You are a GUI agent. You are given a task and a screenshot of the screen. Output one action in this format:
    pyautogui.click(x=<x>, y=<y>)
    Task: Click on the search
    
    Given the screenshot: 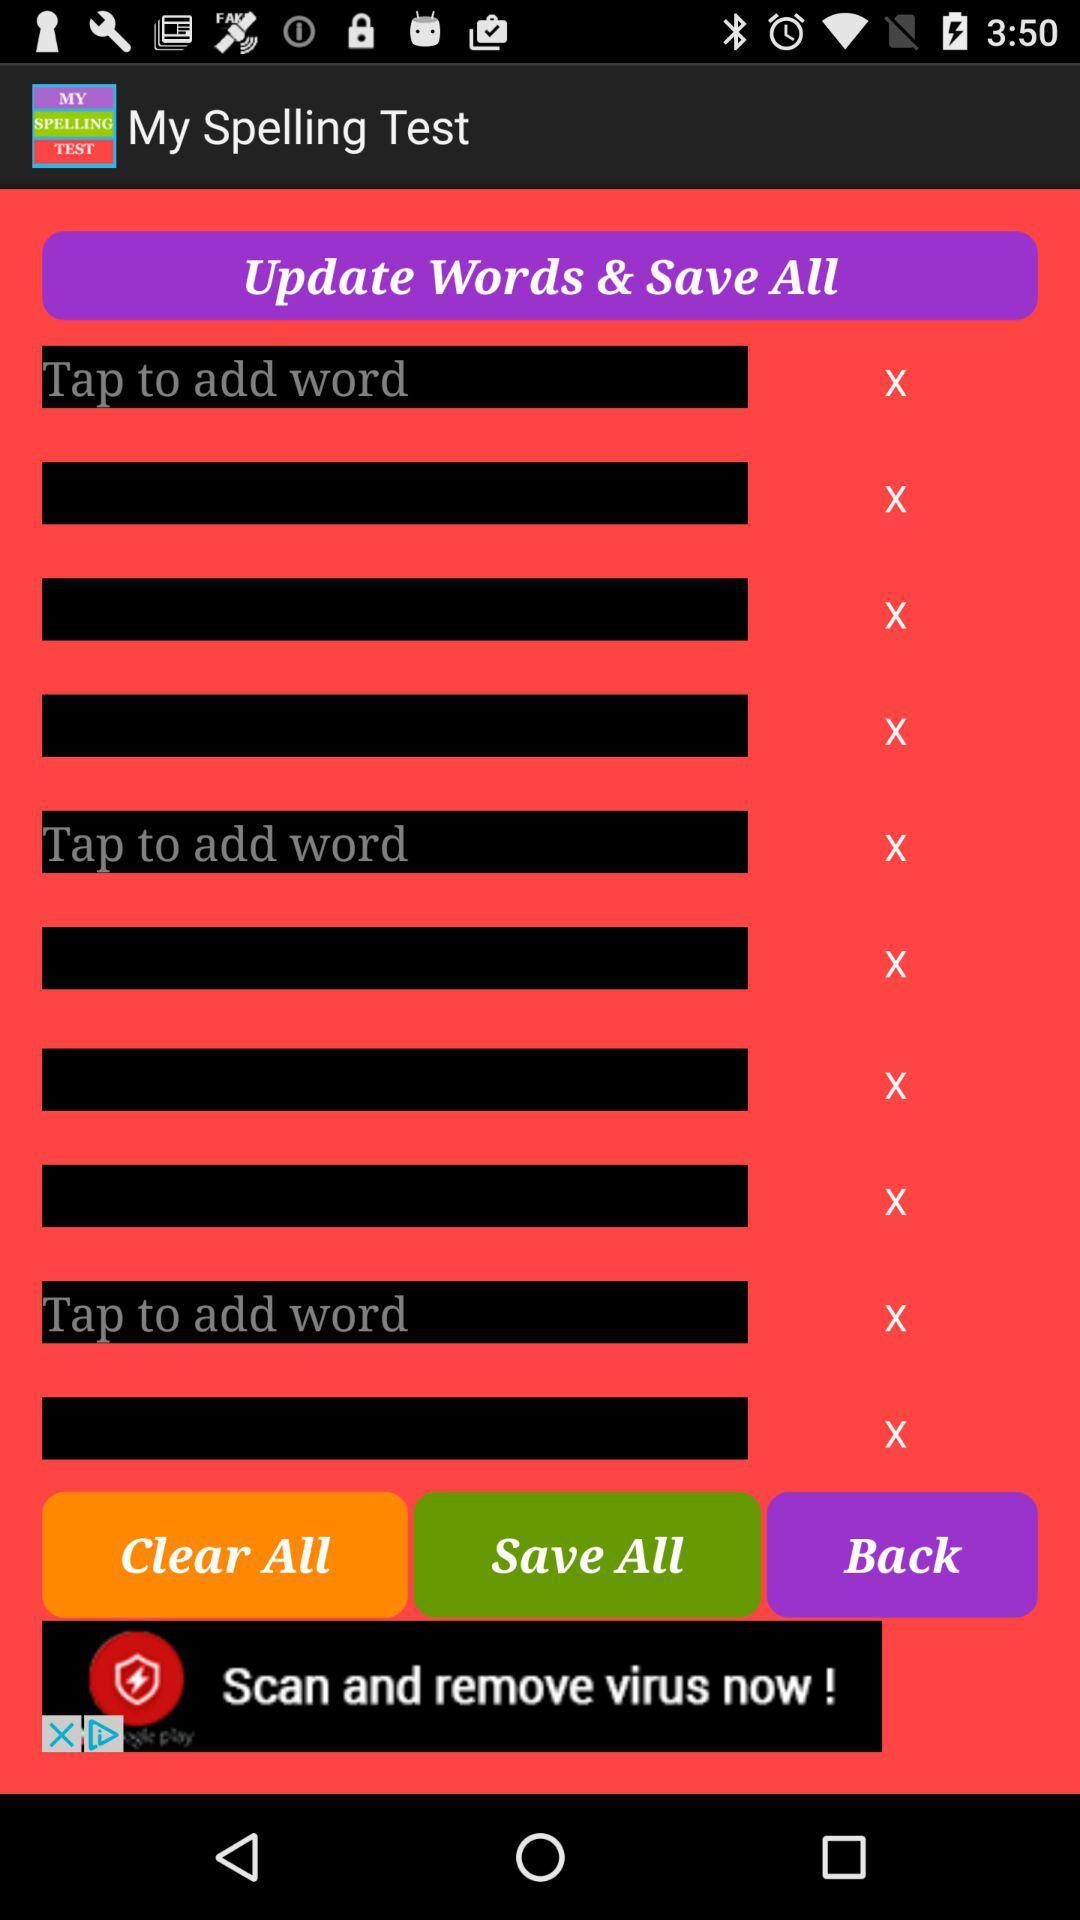 What is the action you would take?
    pyautogui.click(x=394, y=1312)
    